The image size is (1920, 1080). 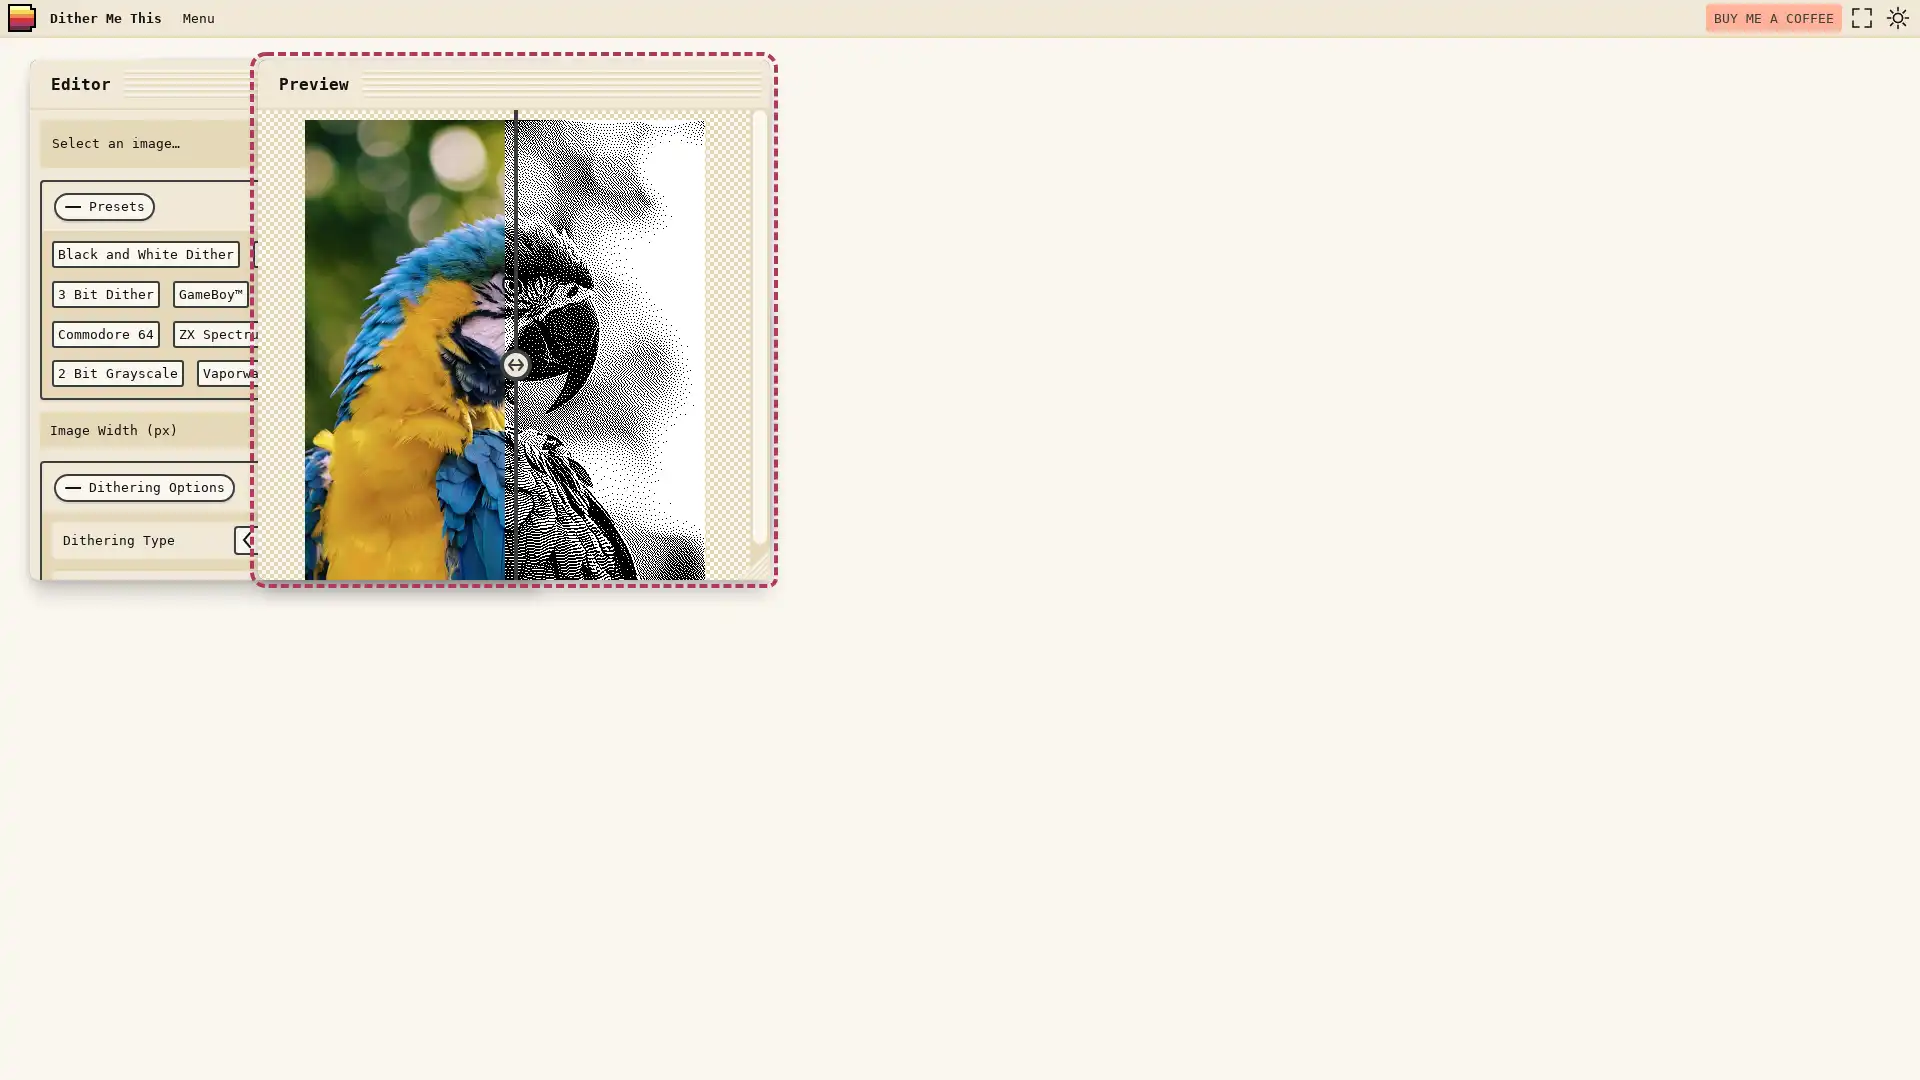 What do you see at coordinates (407, 253) in the screenshot?
I see `CMYK Dither` at bounding box center [407, 253].